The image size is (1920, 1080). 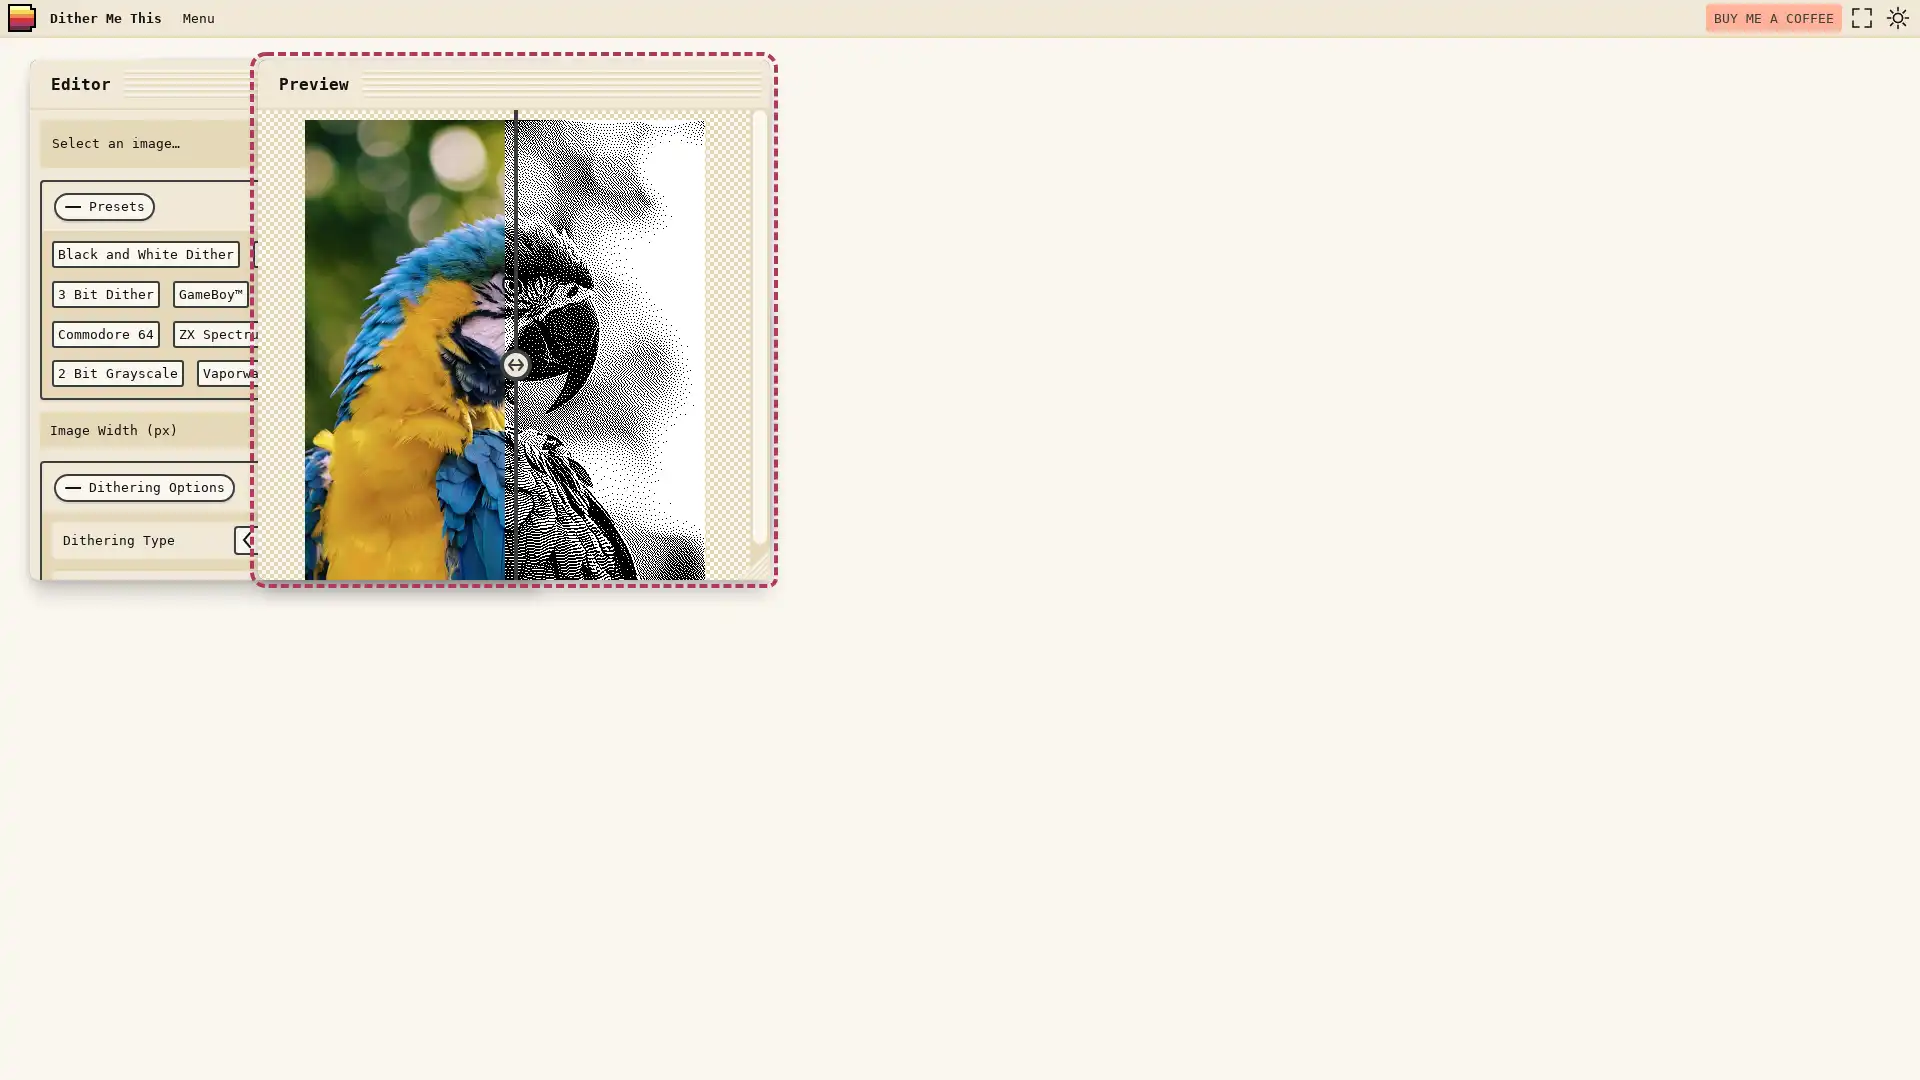 What do you see at coordinates (407, 253) in the screenshot?
I see `CMYK Dither` at bounding box center [407, 253].